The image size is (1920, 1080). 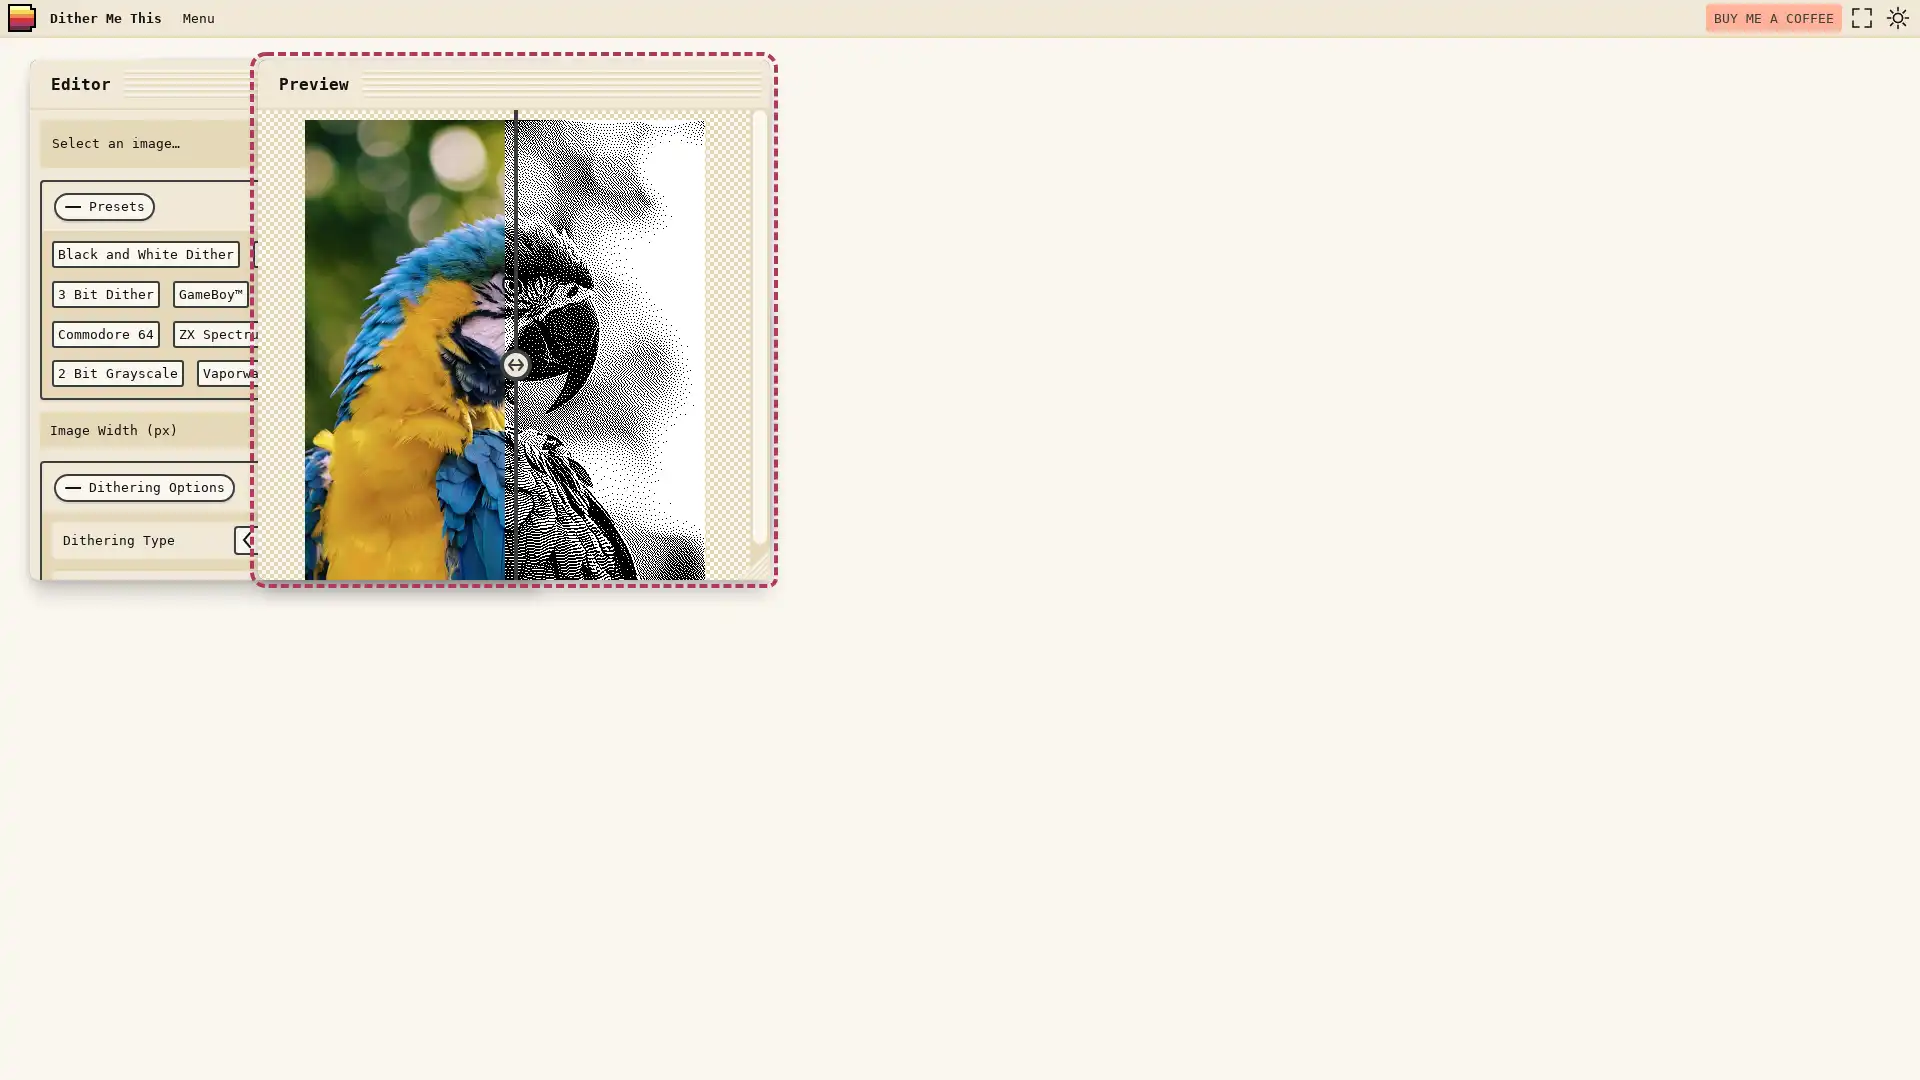 What do you see at coordinates (407, 253) in the screenshot?
I see `CMYK Dither` at bounding box center [407, 253].